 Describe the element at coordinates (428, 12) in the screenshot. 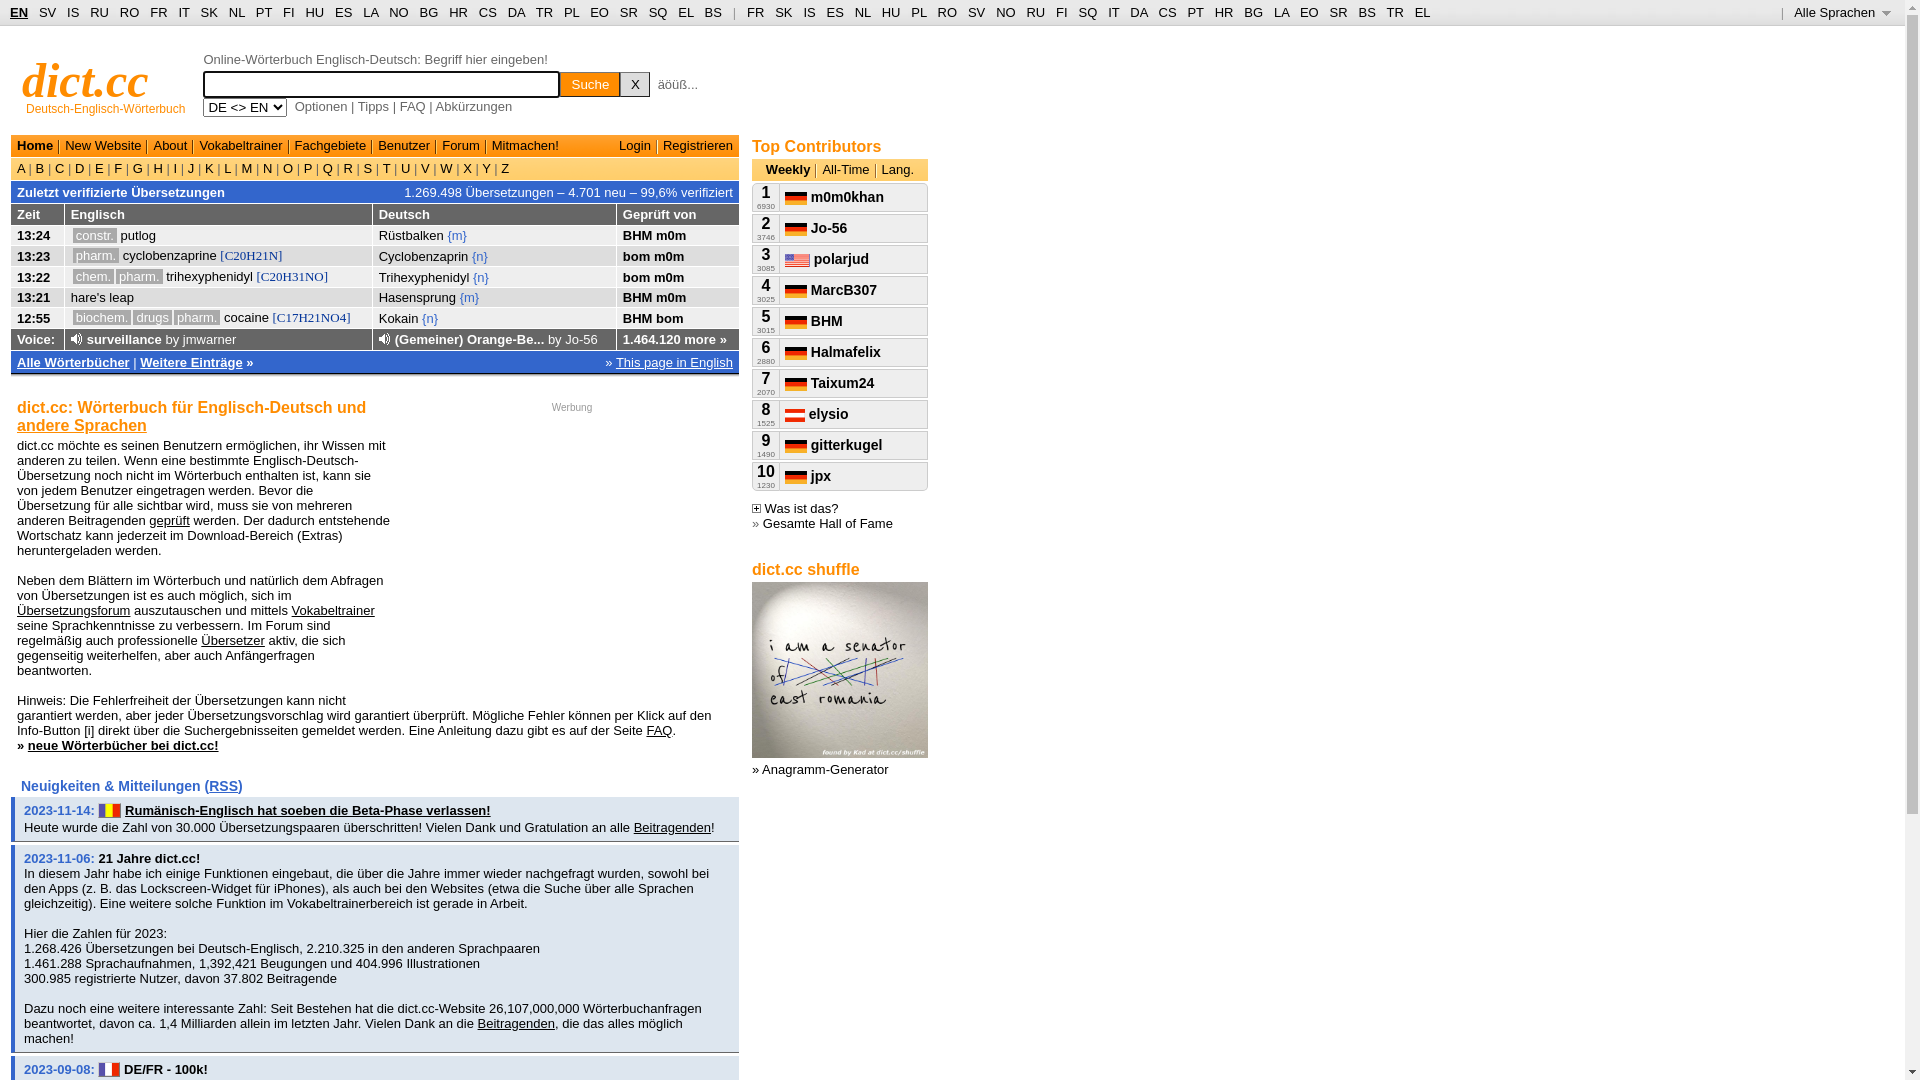

I see `'BG'` at that location.